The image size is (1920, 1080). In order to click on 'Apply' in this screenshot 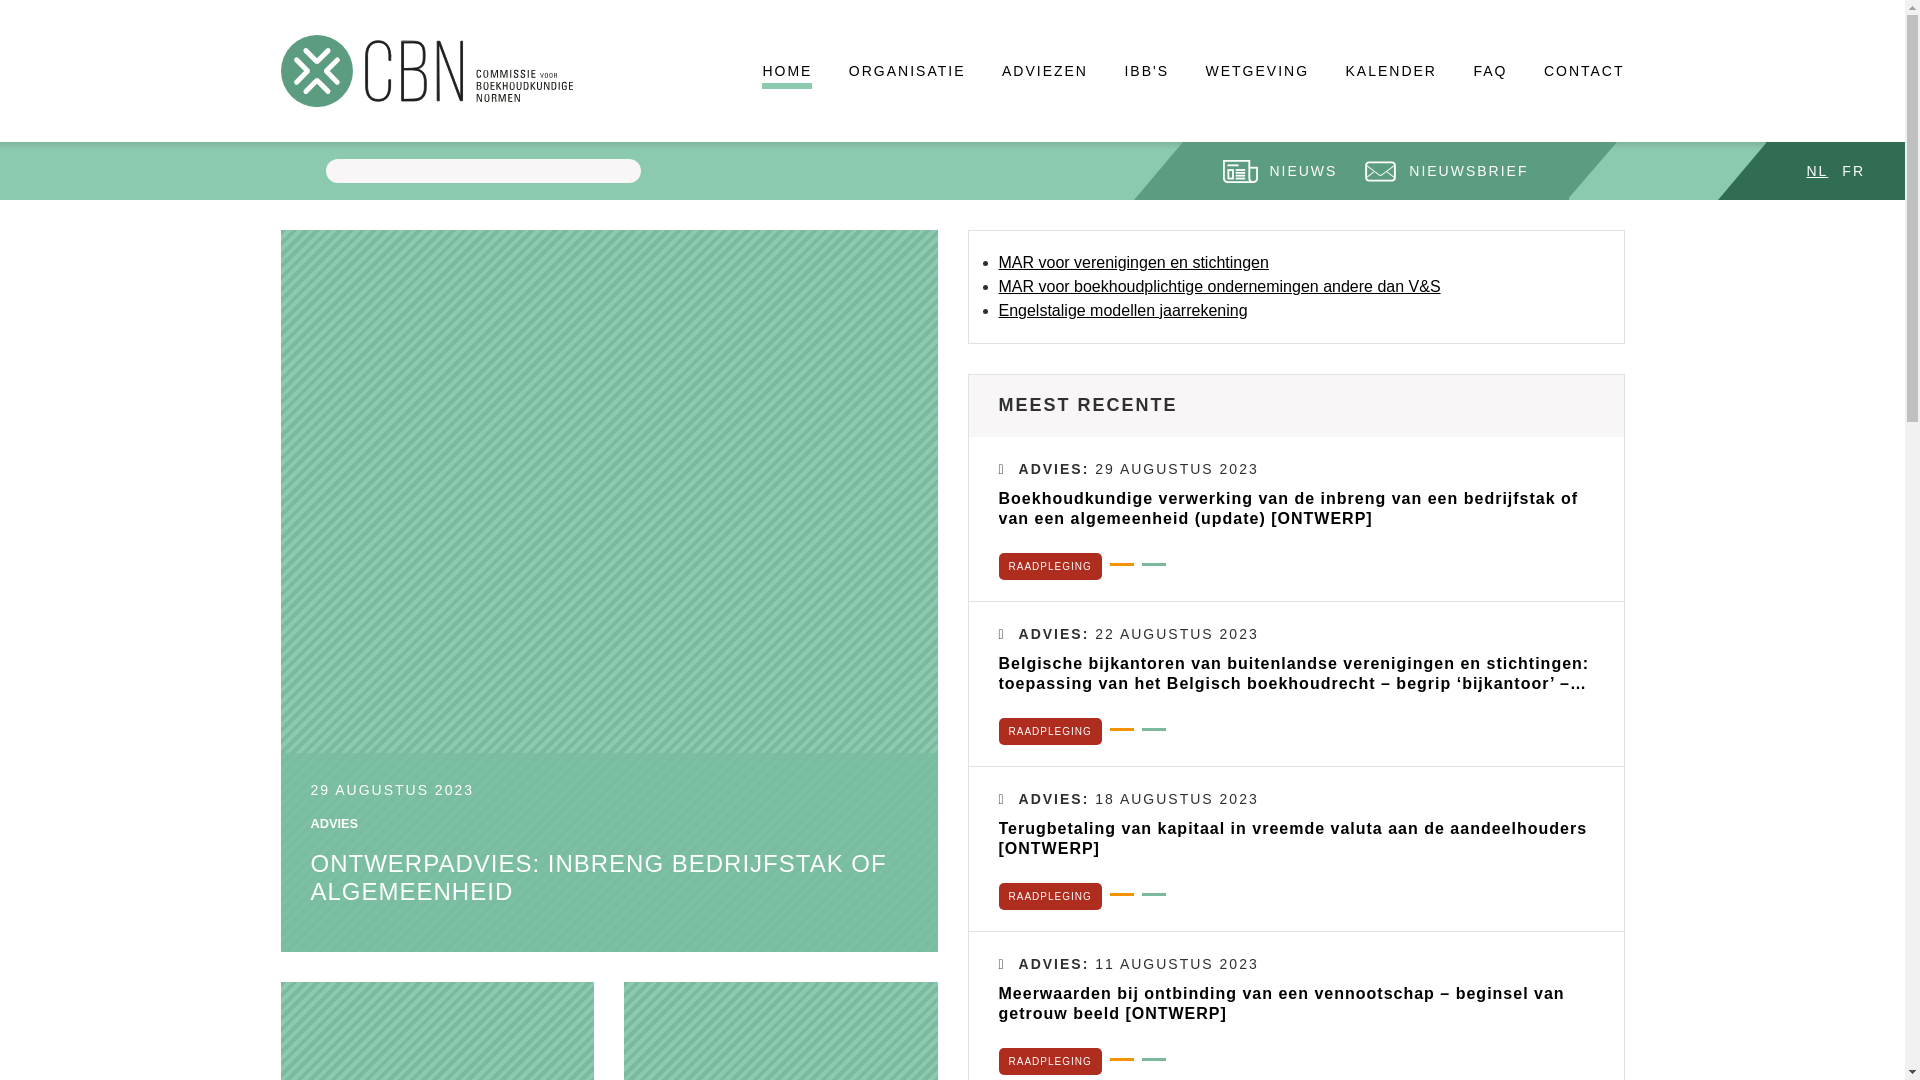, I will do `click(297, 171)`.